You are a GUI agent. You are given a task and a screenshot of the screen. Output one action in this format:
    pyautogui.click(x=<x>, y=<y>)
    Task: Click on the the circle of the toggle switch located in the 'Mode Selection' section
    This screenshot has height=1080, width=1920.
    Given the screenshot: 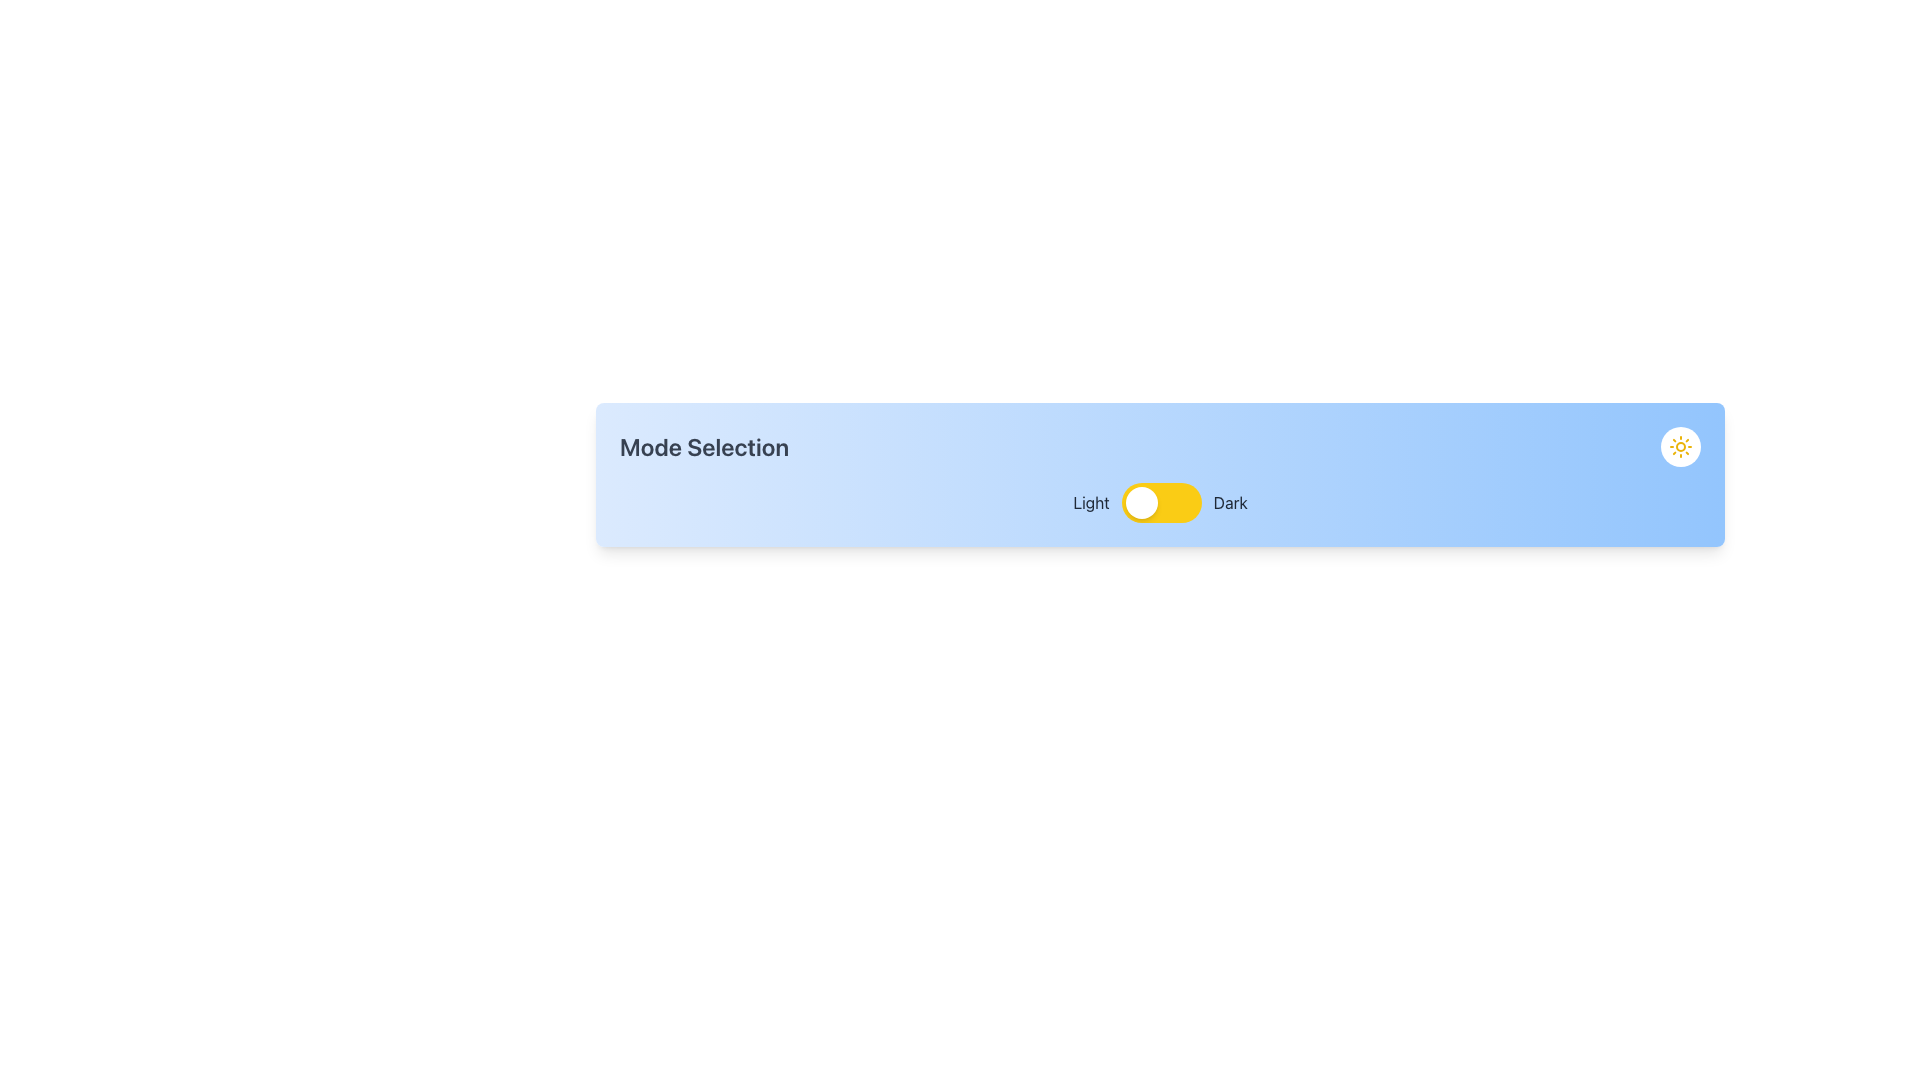 What is the action you would take?
    pyautogui.click(x=1160, y=501)
    